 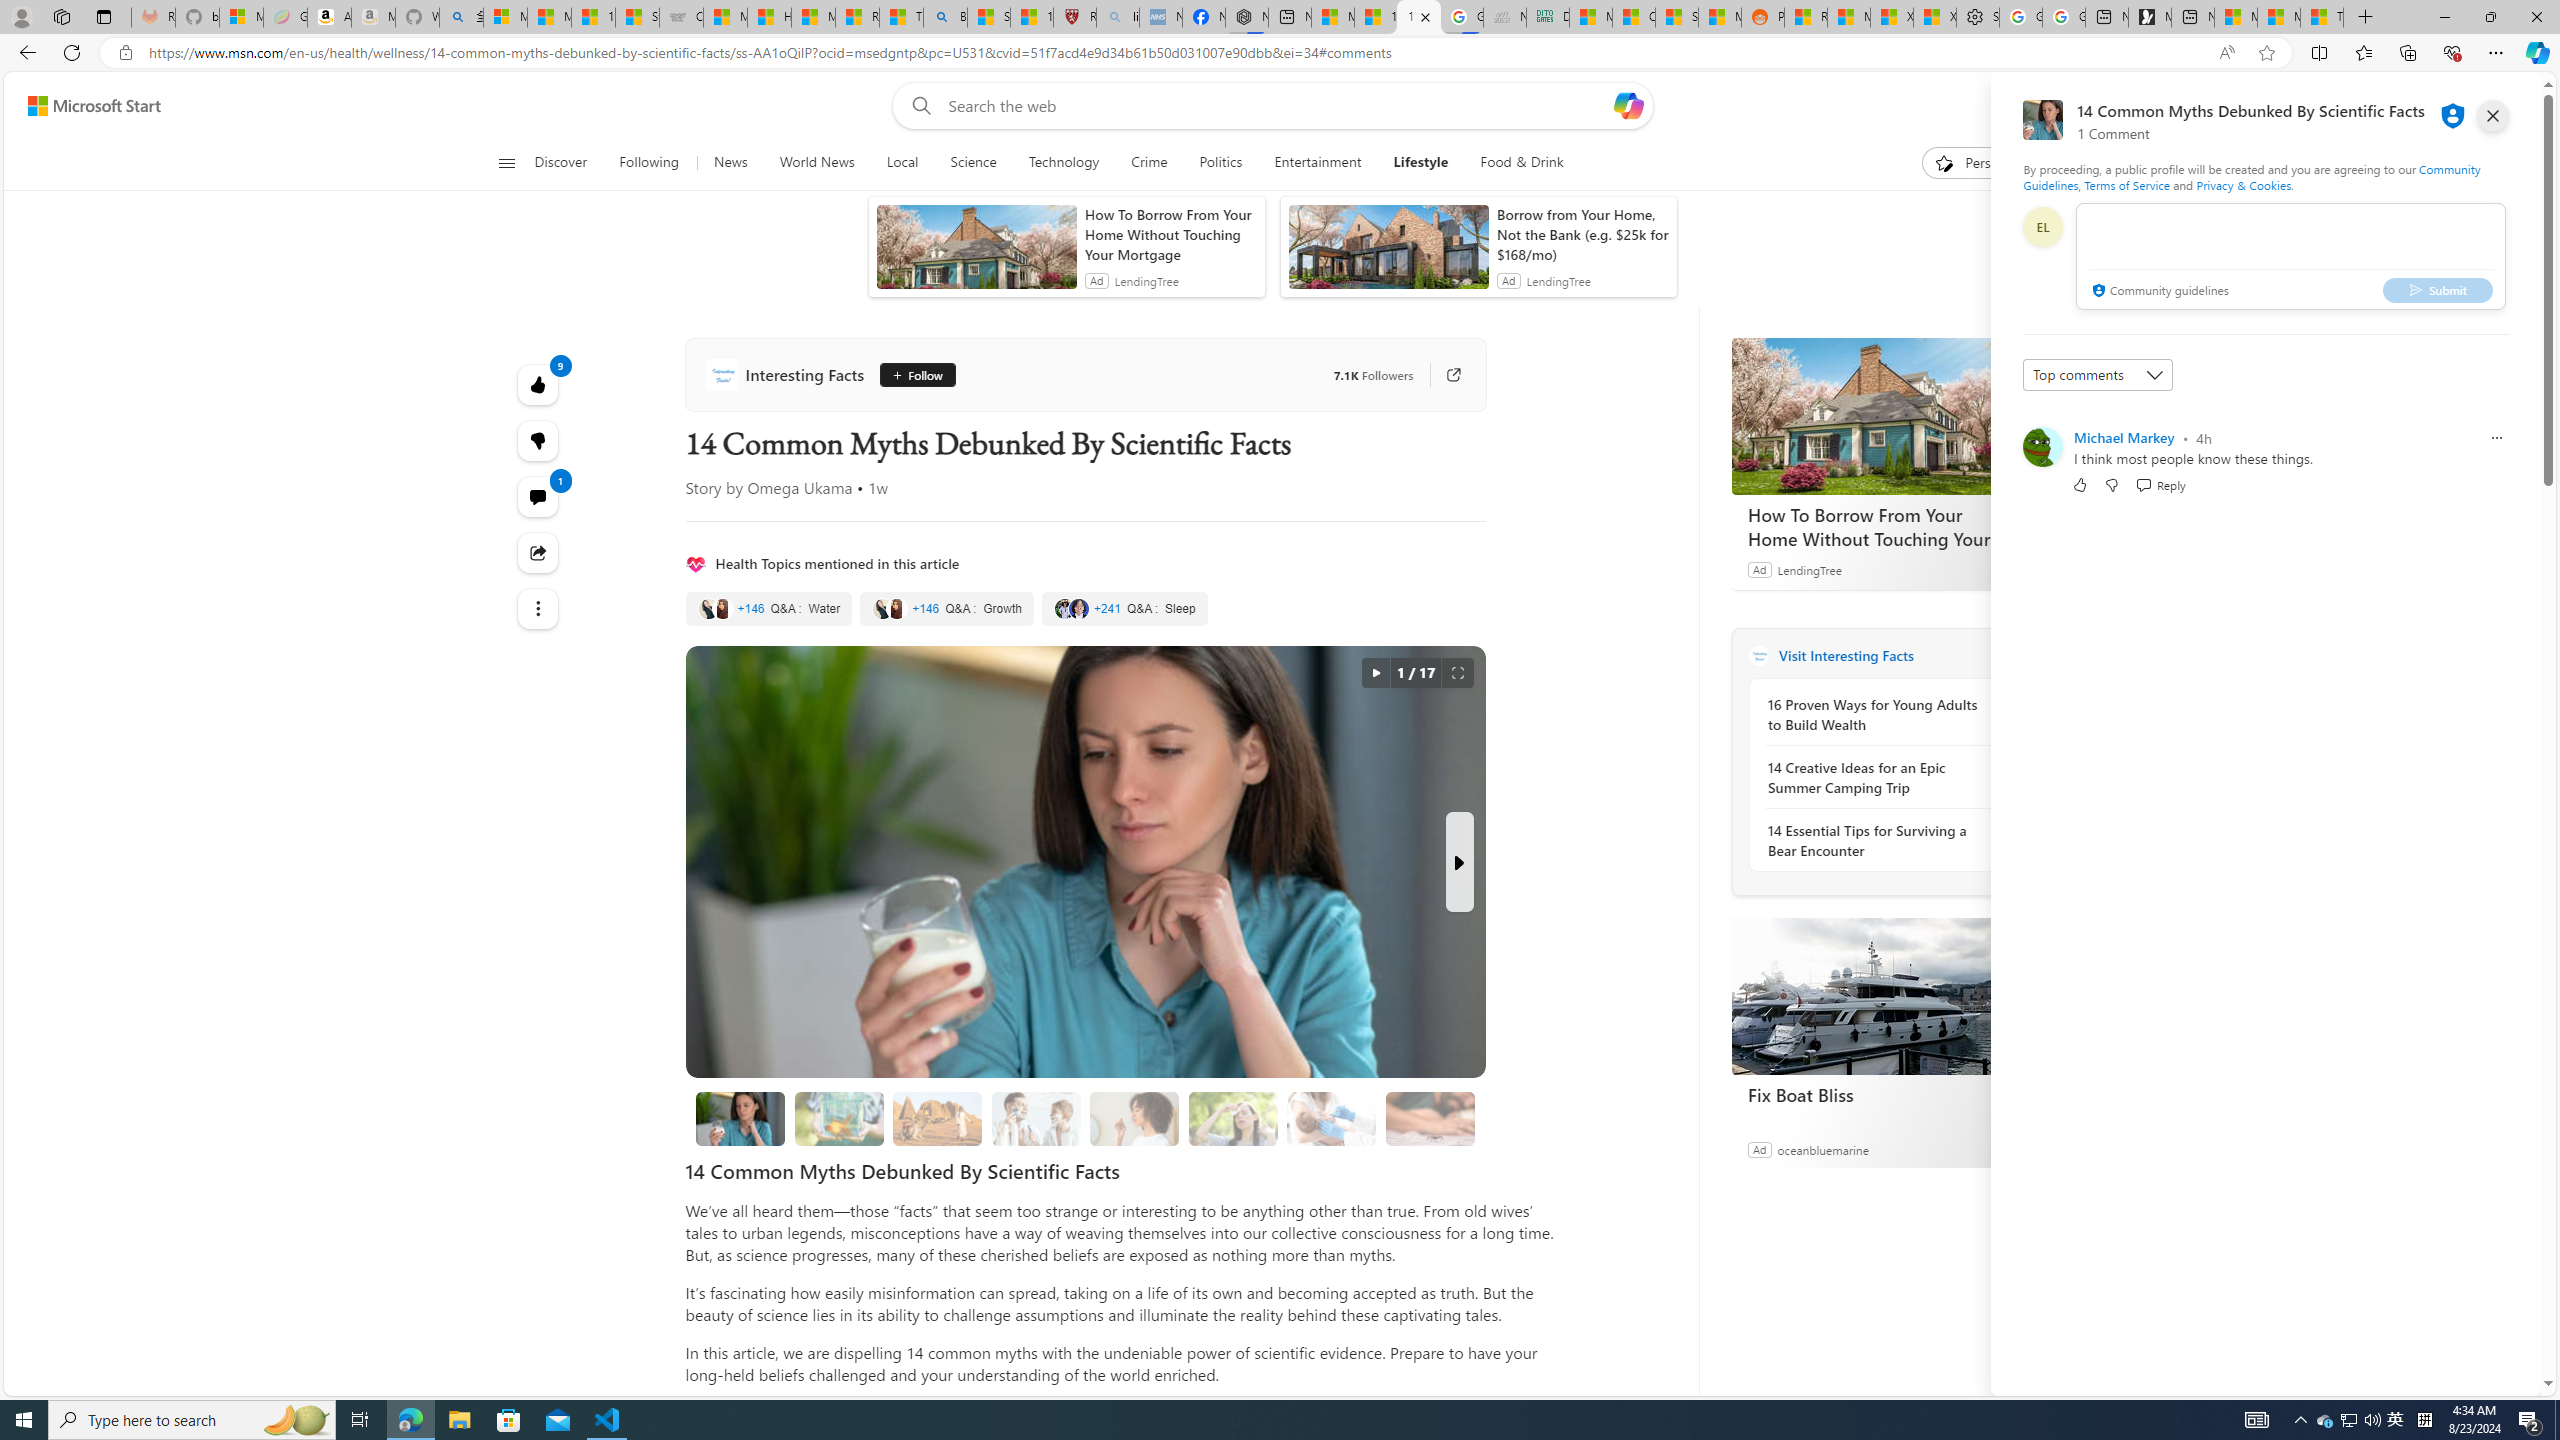 I want to click on 'Profile Picture', so click(x=2042, y=447).